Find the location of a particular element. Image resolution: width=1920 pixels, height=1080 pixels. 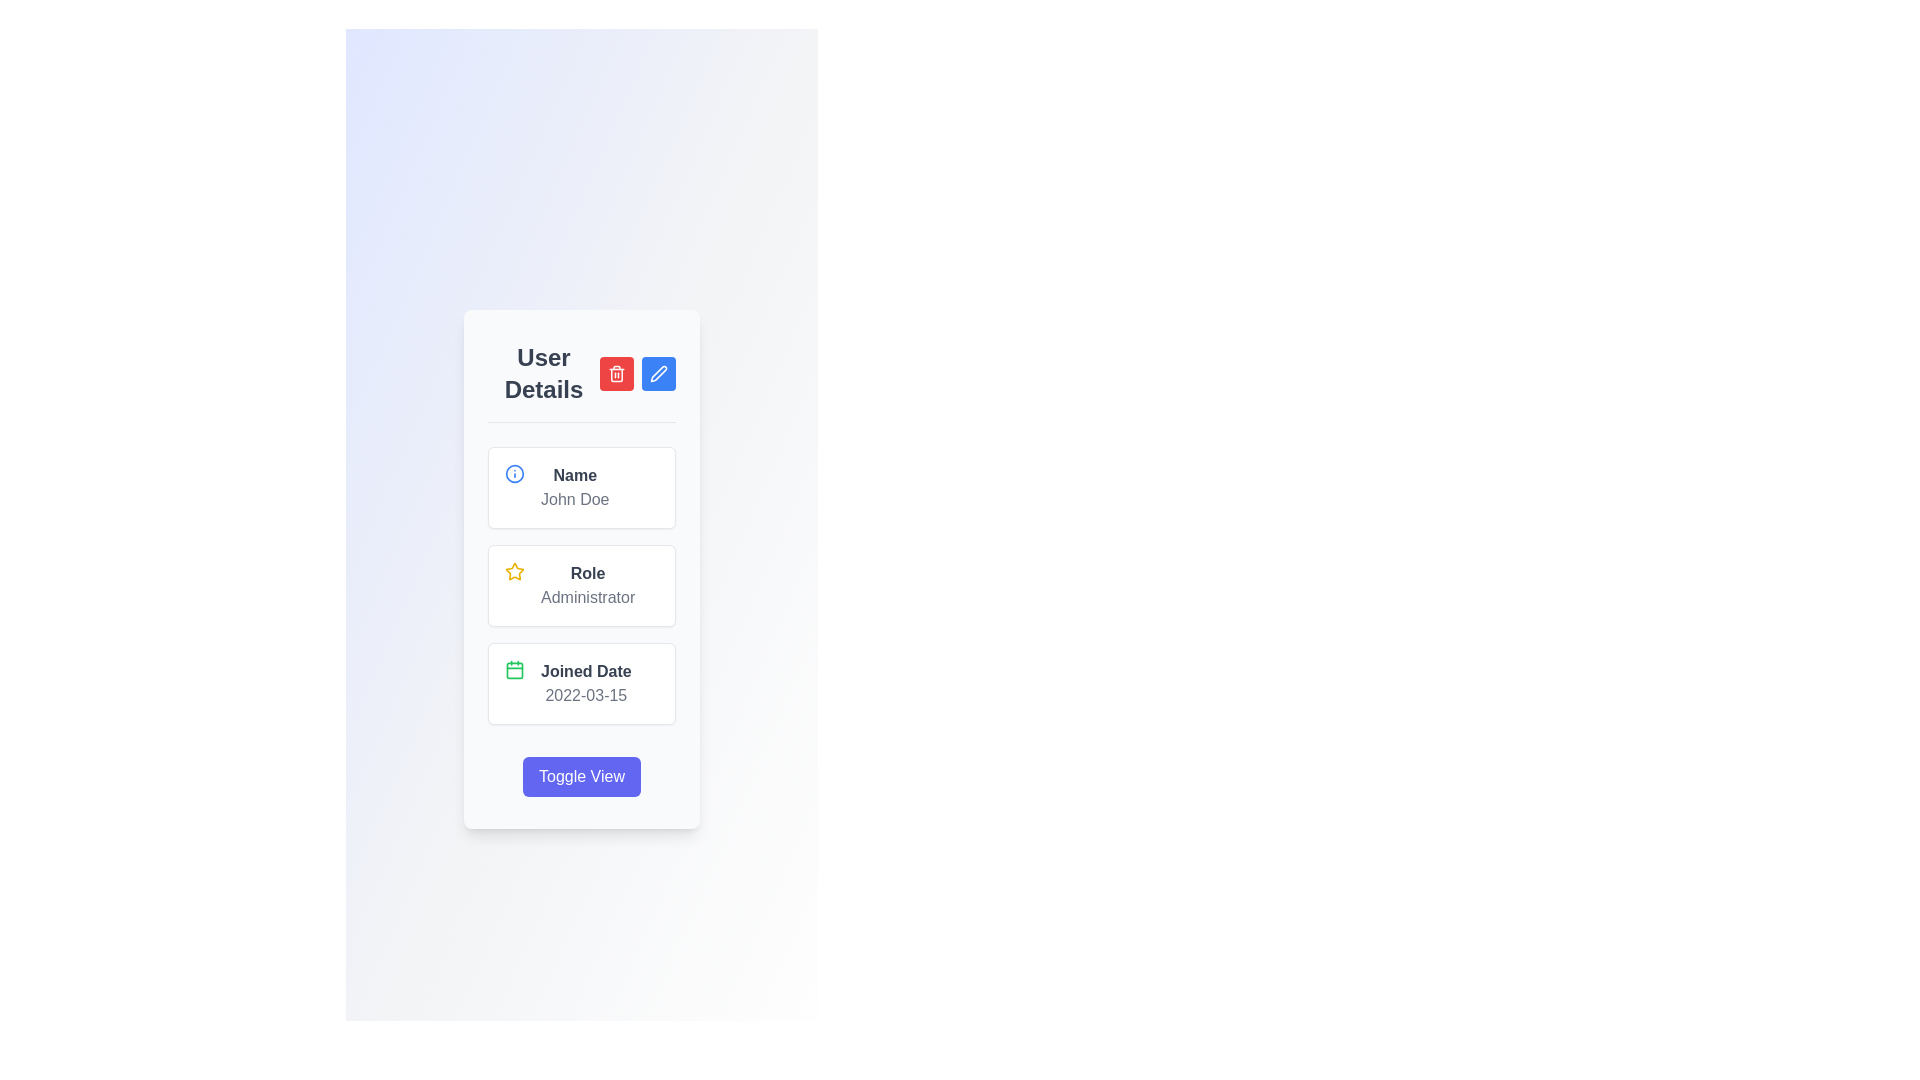

the 'Joined Date' text display element which shows the date '2022-03-15', positioned between the 'Role' section and the 'Toggle View' button is located at coordinates (585, 682).